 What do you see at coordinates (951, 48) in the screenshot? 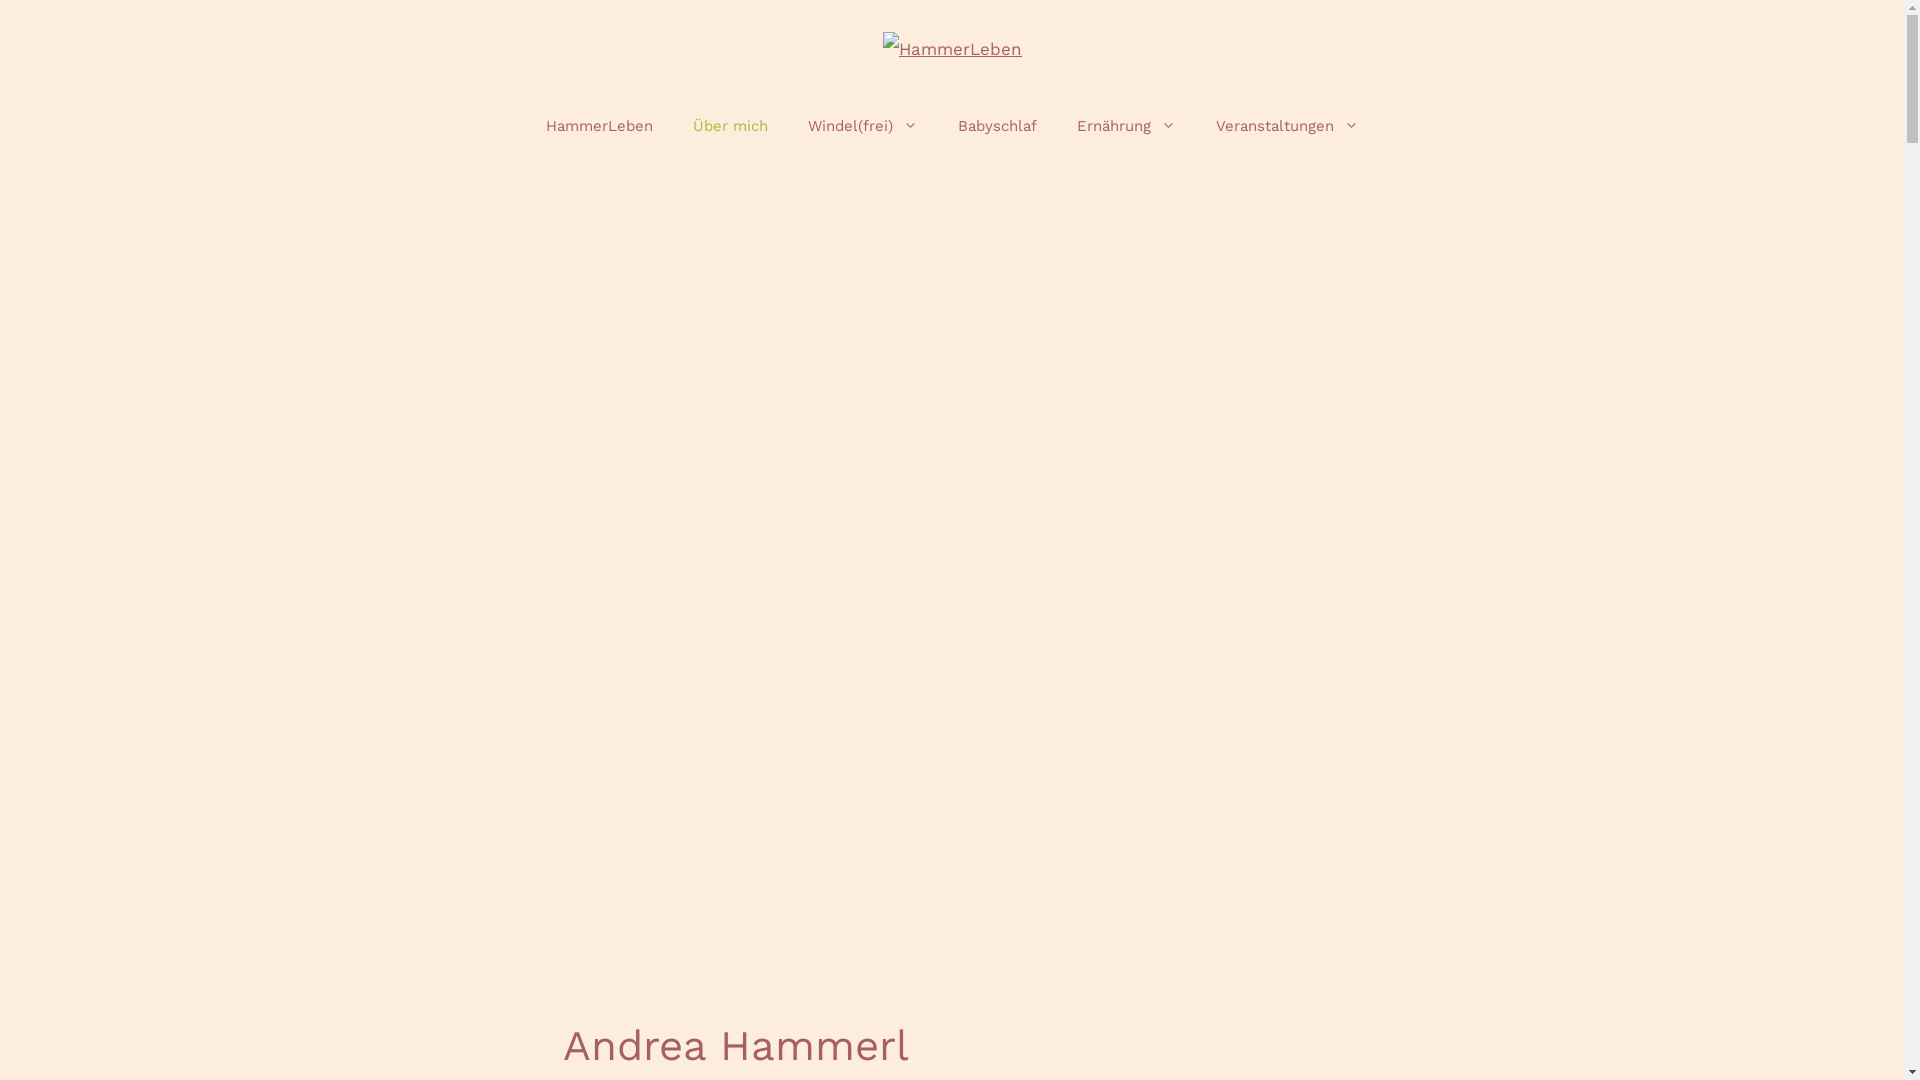
I see `'HammerLeben'` at bounding box center [951, 48].